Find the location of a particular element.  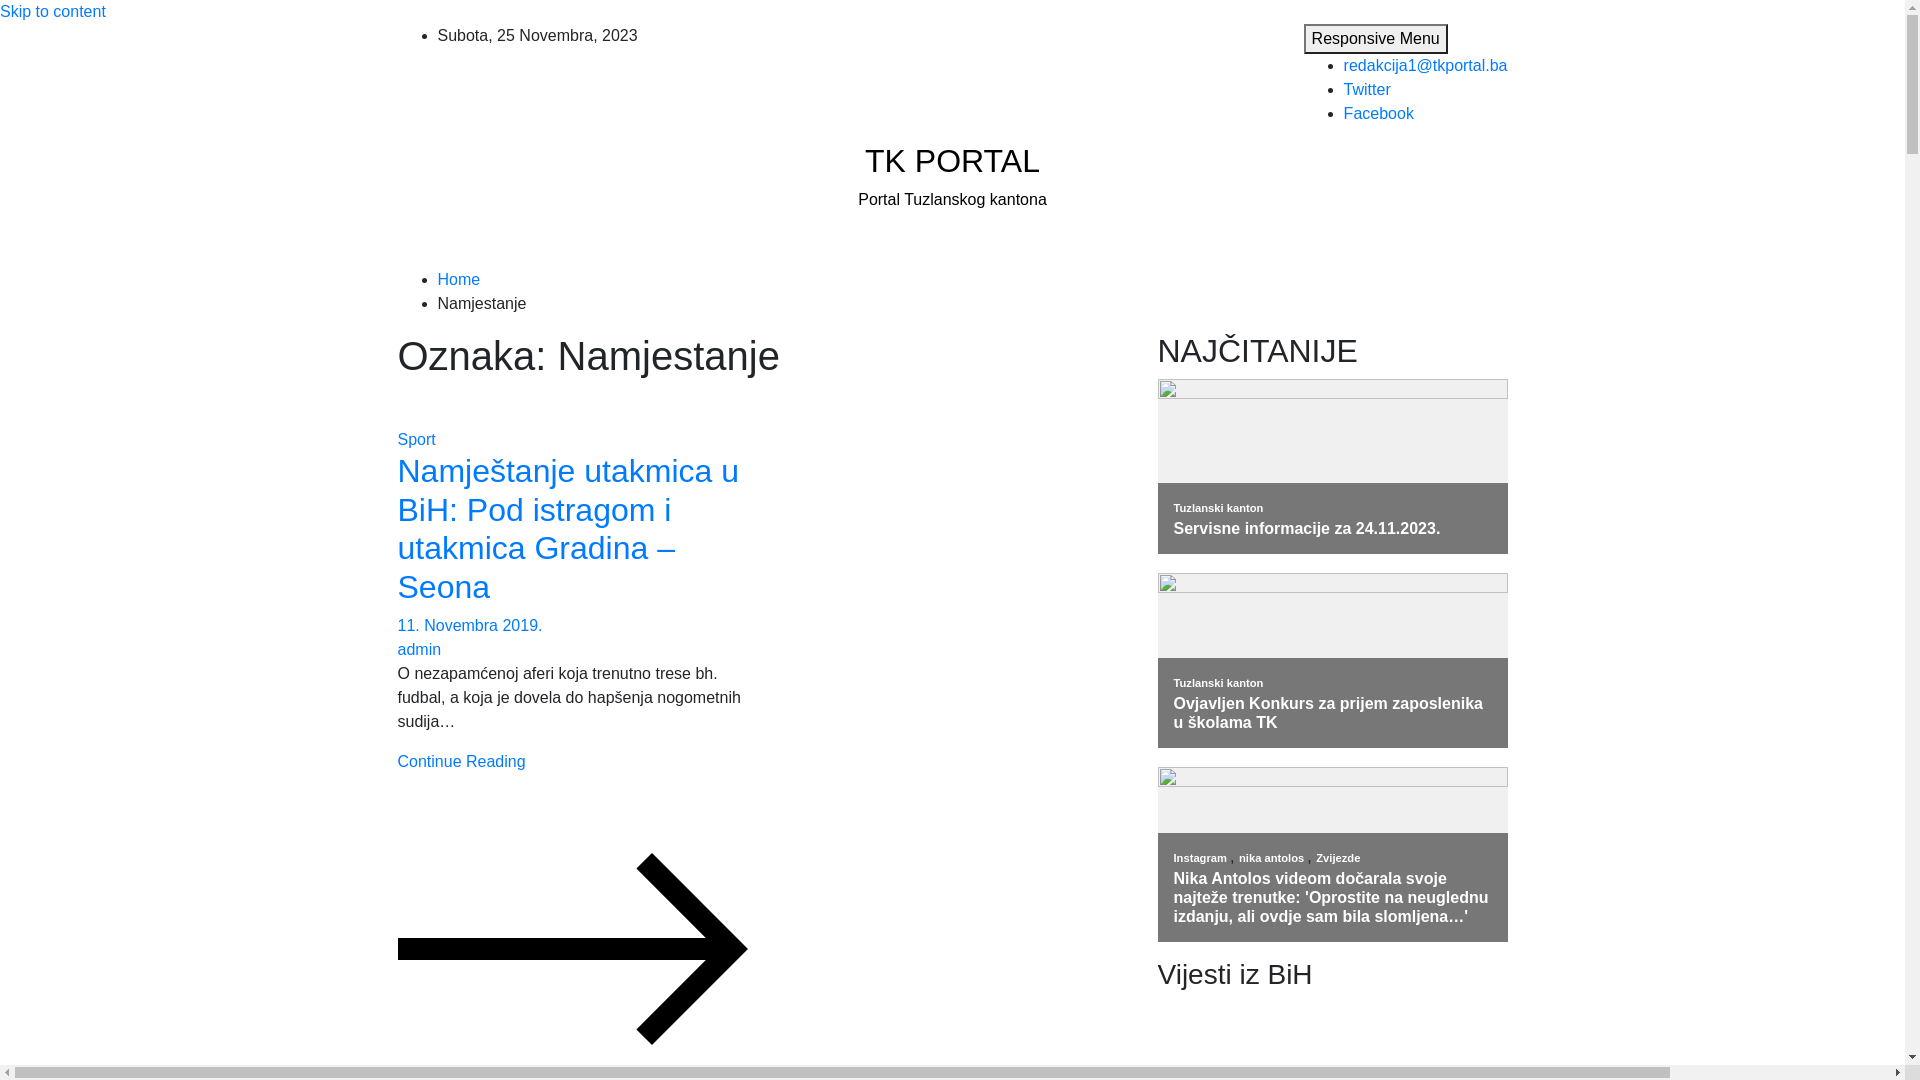

'Sport' is located at coordinates (416, 438).